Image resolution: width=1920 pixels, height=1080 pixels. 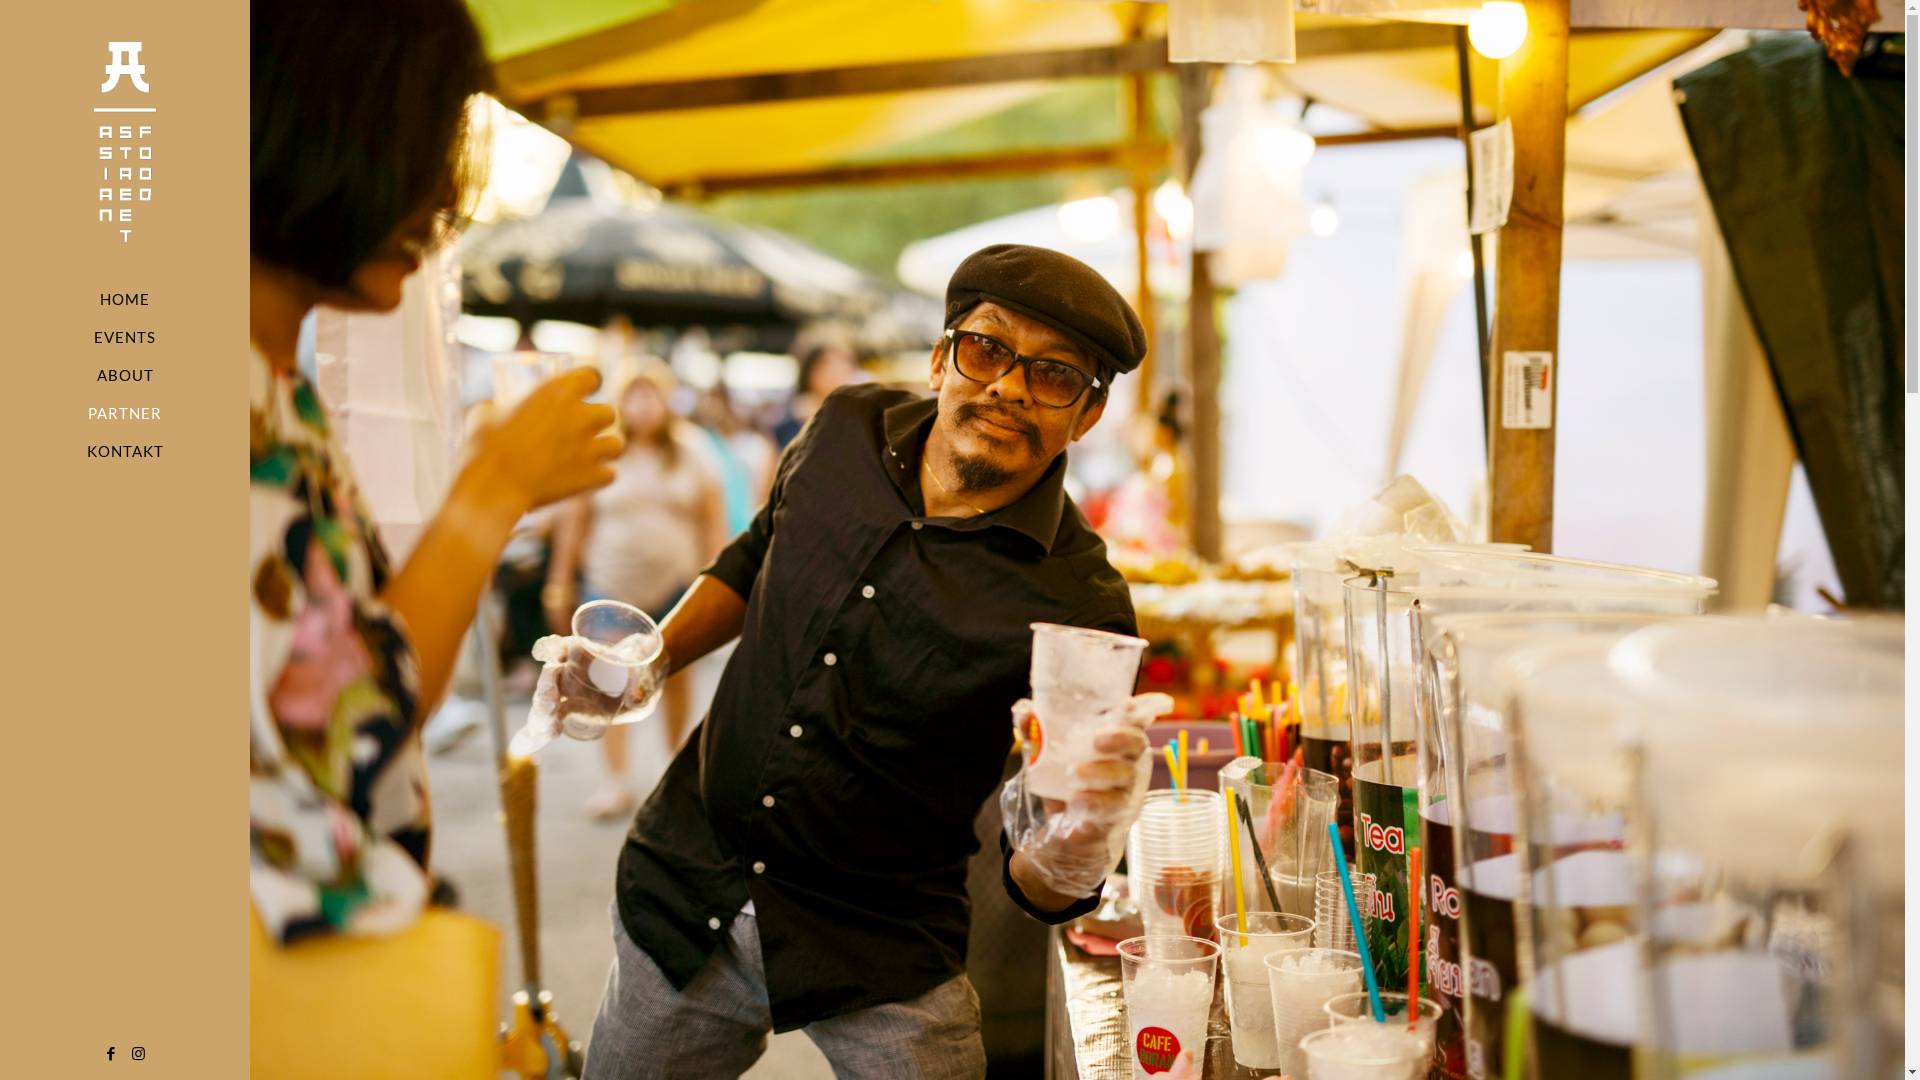 I want to click on 'Instagram', so click(x=137, y=1052).